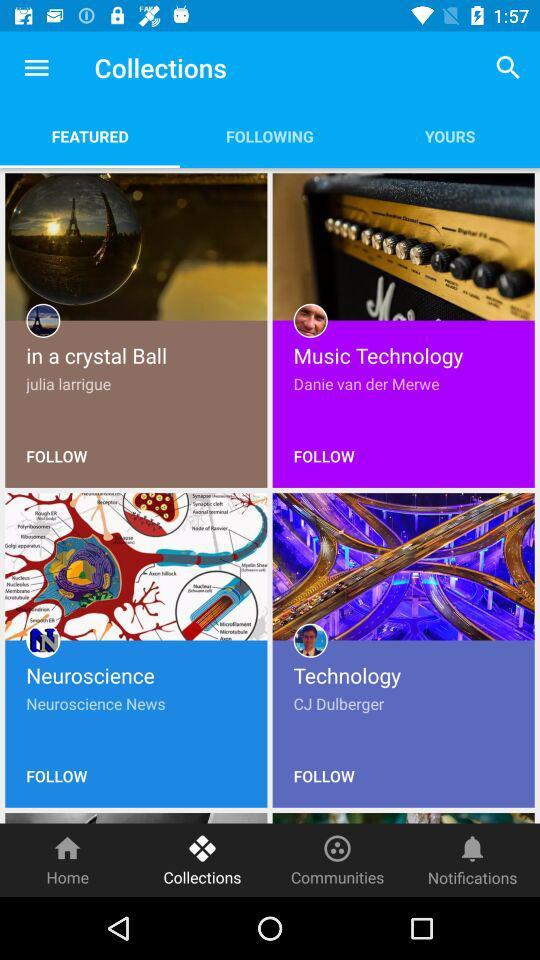  I want to click on icon above the featured item, so click(36, 68).